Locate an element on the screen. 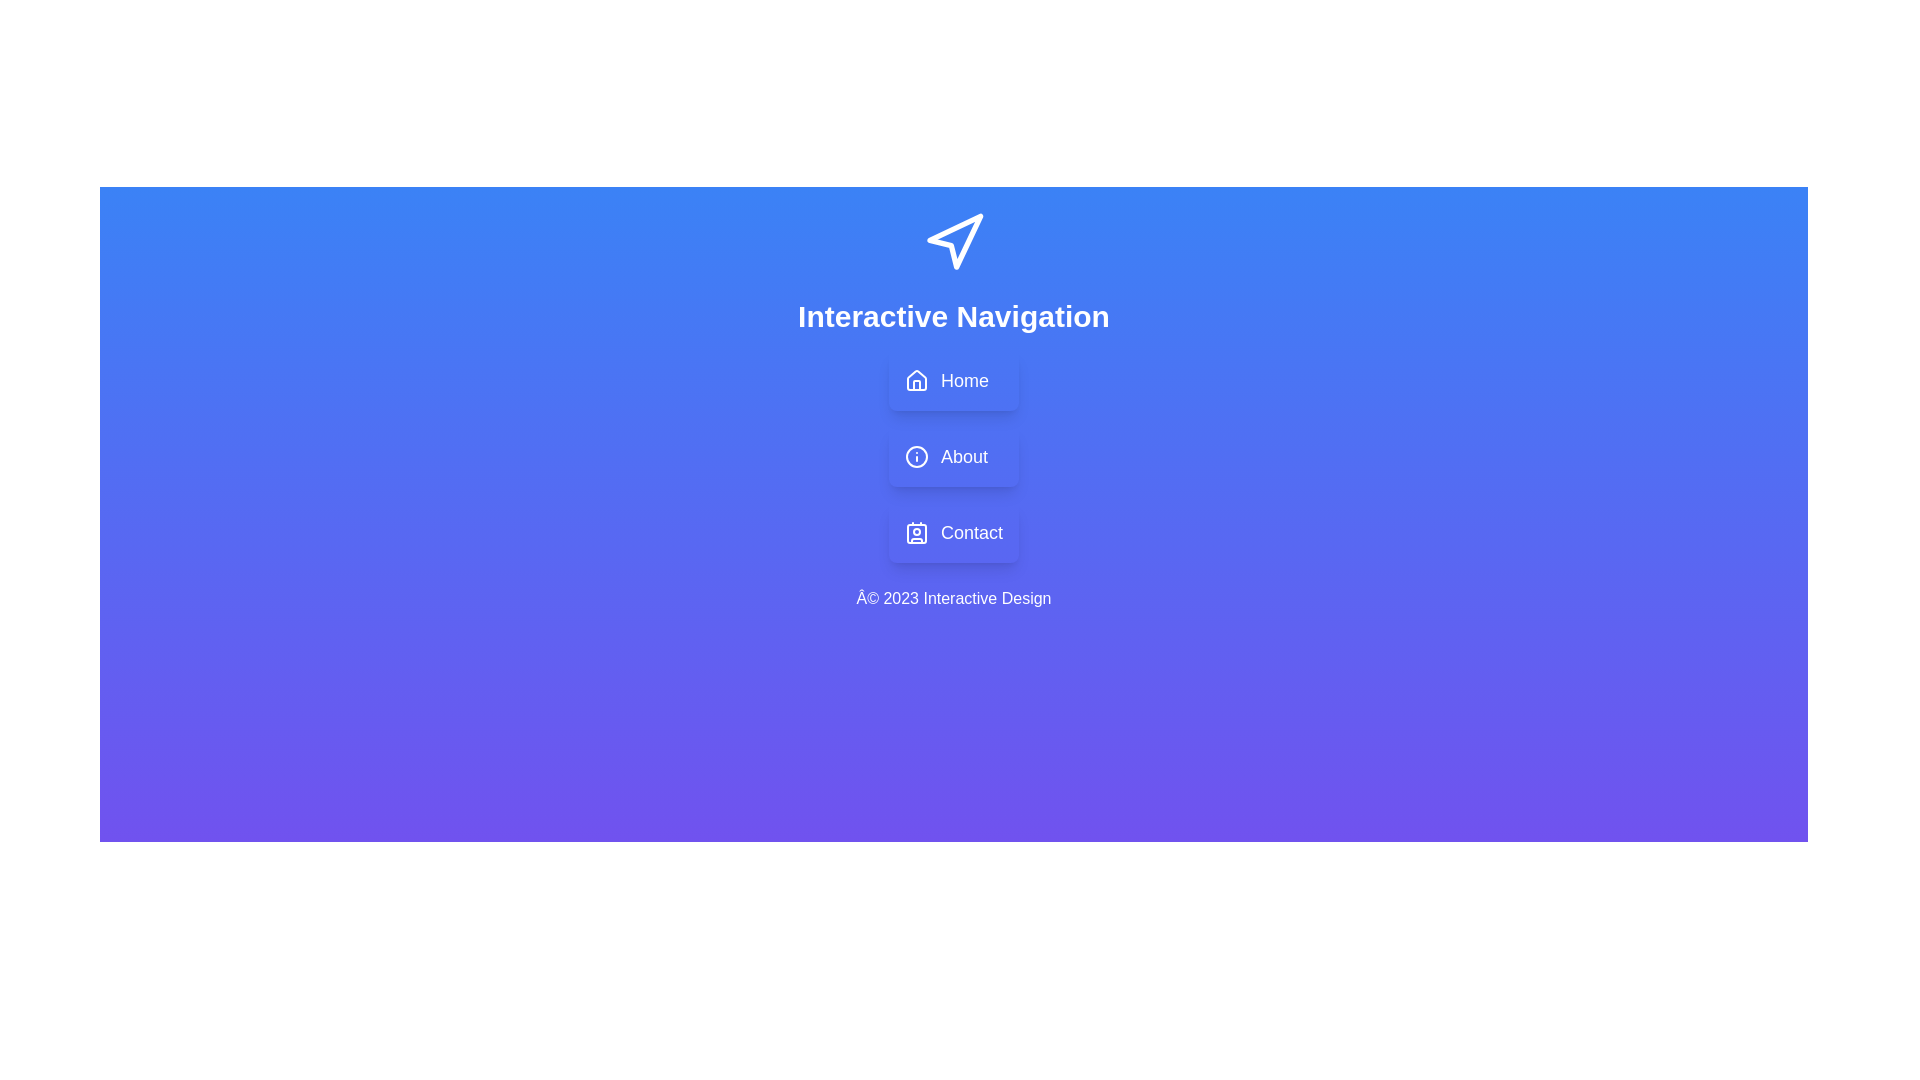 The width and height of the screenshot is (1920, 1080). the 'Contact' navigation button, which is represented by an Icon (SVG) indicating contact information is located at coordinates (915, 531).